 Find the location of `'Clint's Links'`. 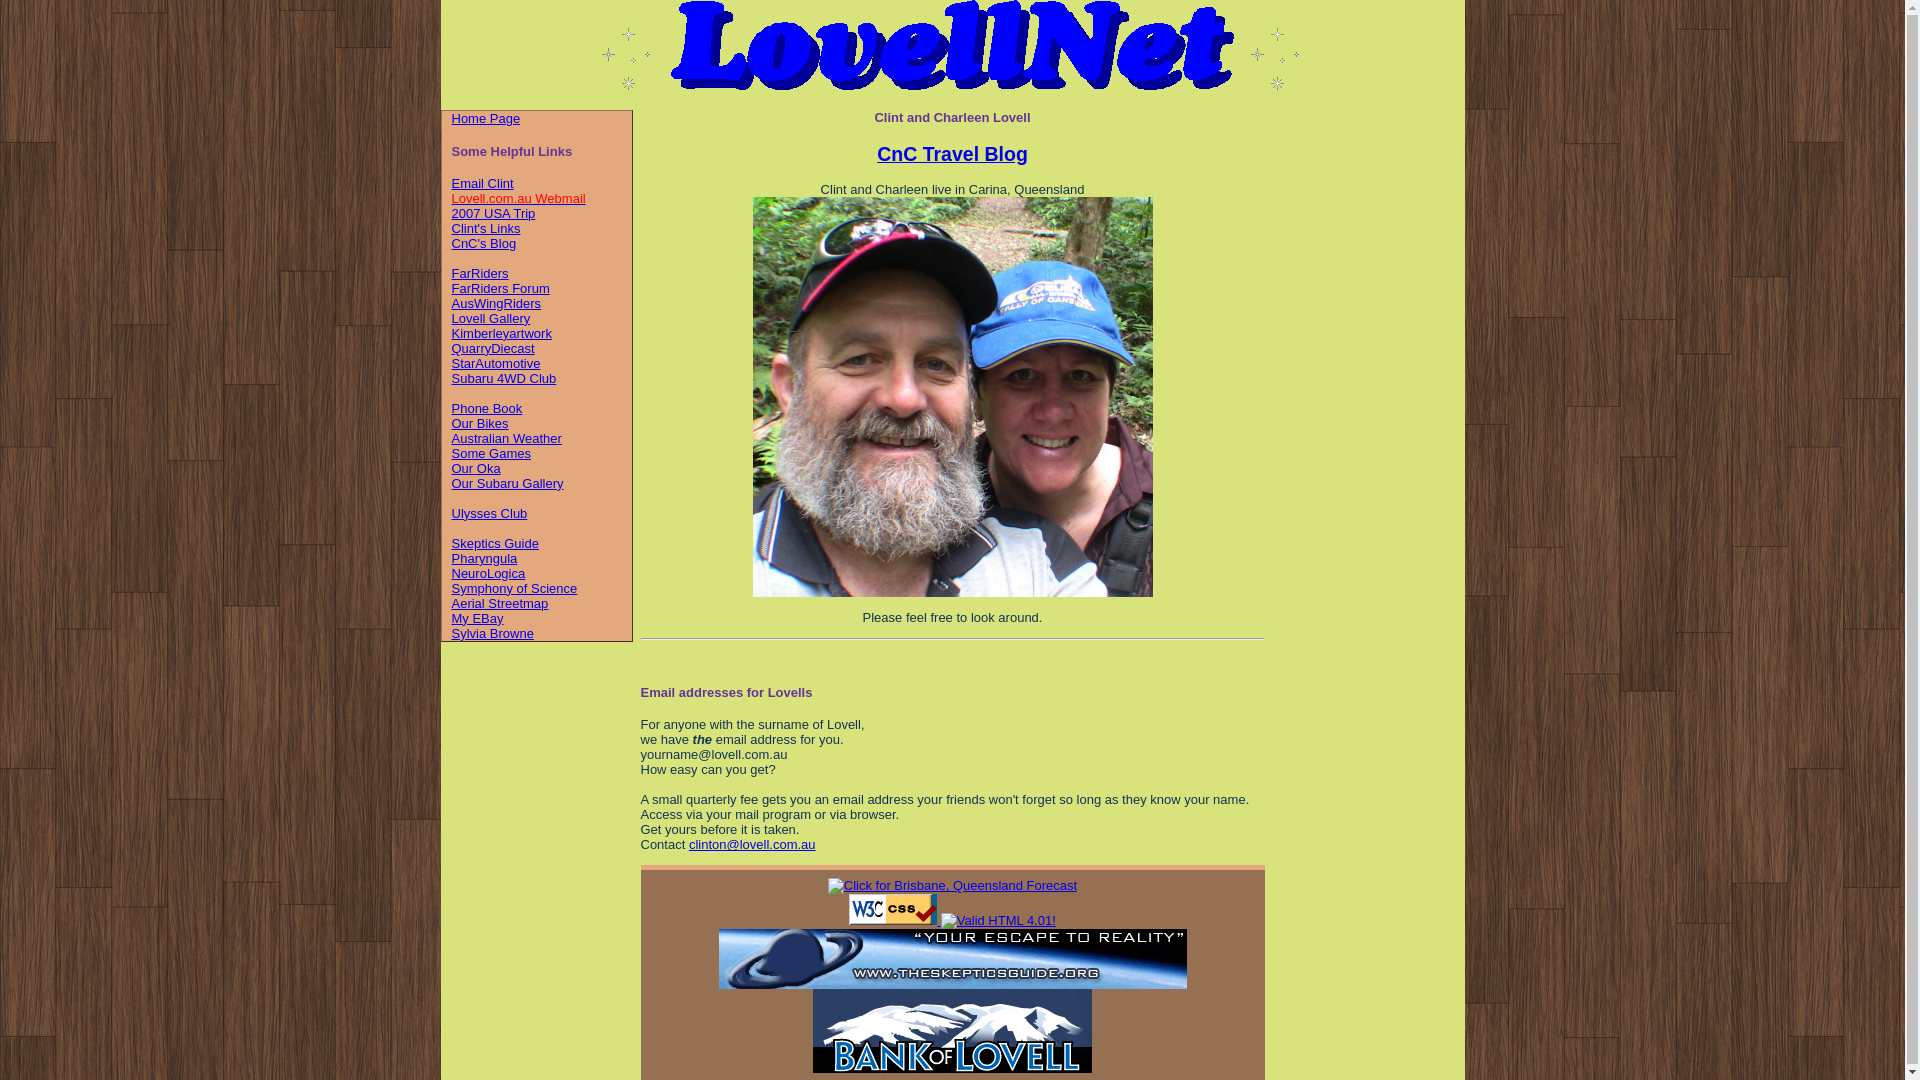

'Clint's Links' is located at coordinates (486, 227).